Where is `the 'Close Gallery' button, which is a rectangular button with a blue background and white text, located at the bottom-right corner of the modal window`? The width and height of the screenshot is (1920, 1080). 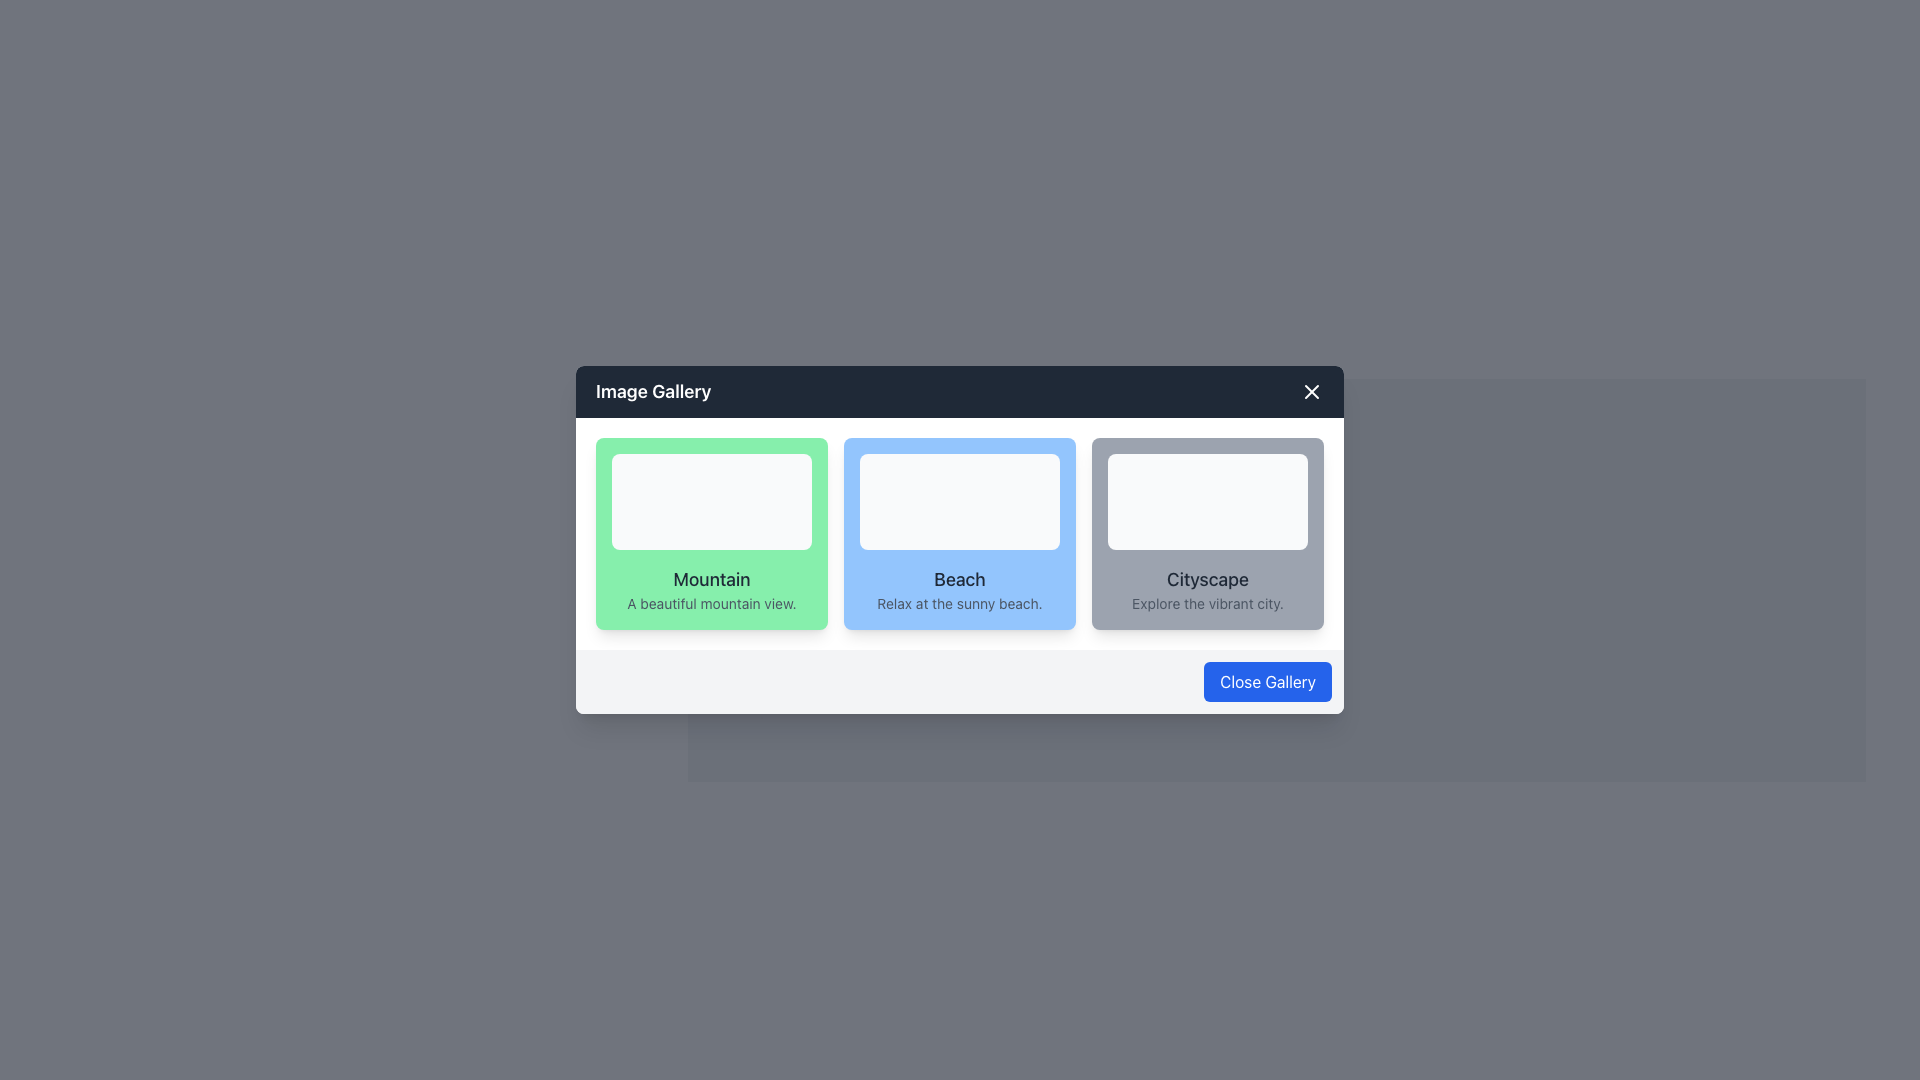
the 'Close Gallery' button, which is a rectangular button with a blue background and white text, located at the bottom-right corner of the modal window is located at coordinates (1267, 681).